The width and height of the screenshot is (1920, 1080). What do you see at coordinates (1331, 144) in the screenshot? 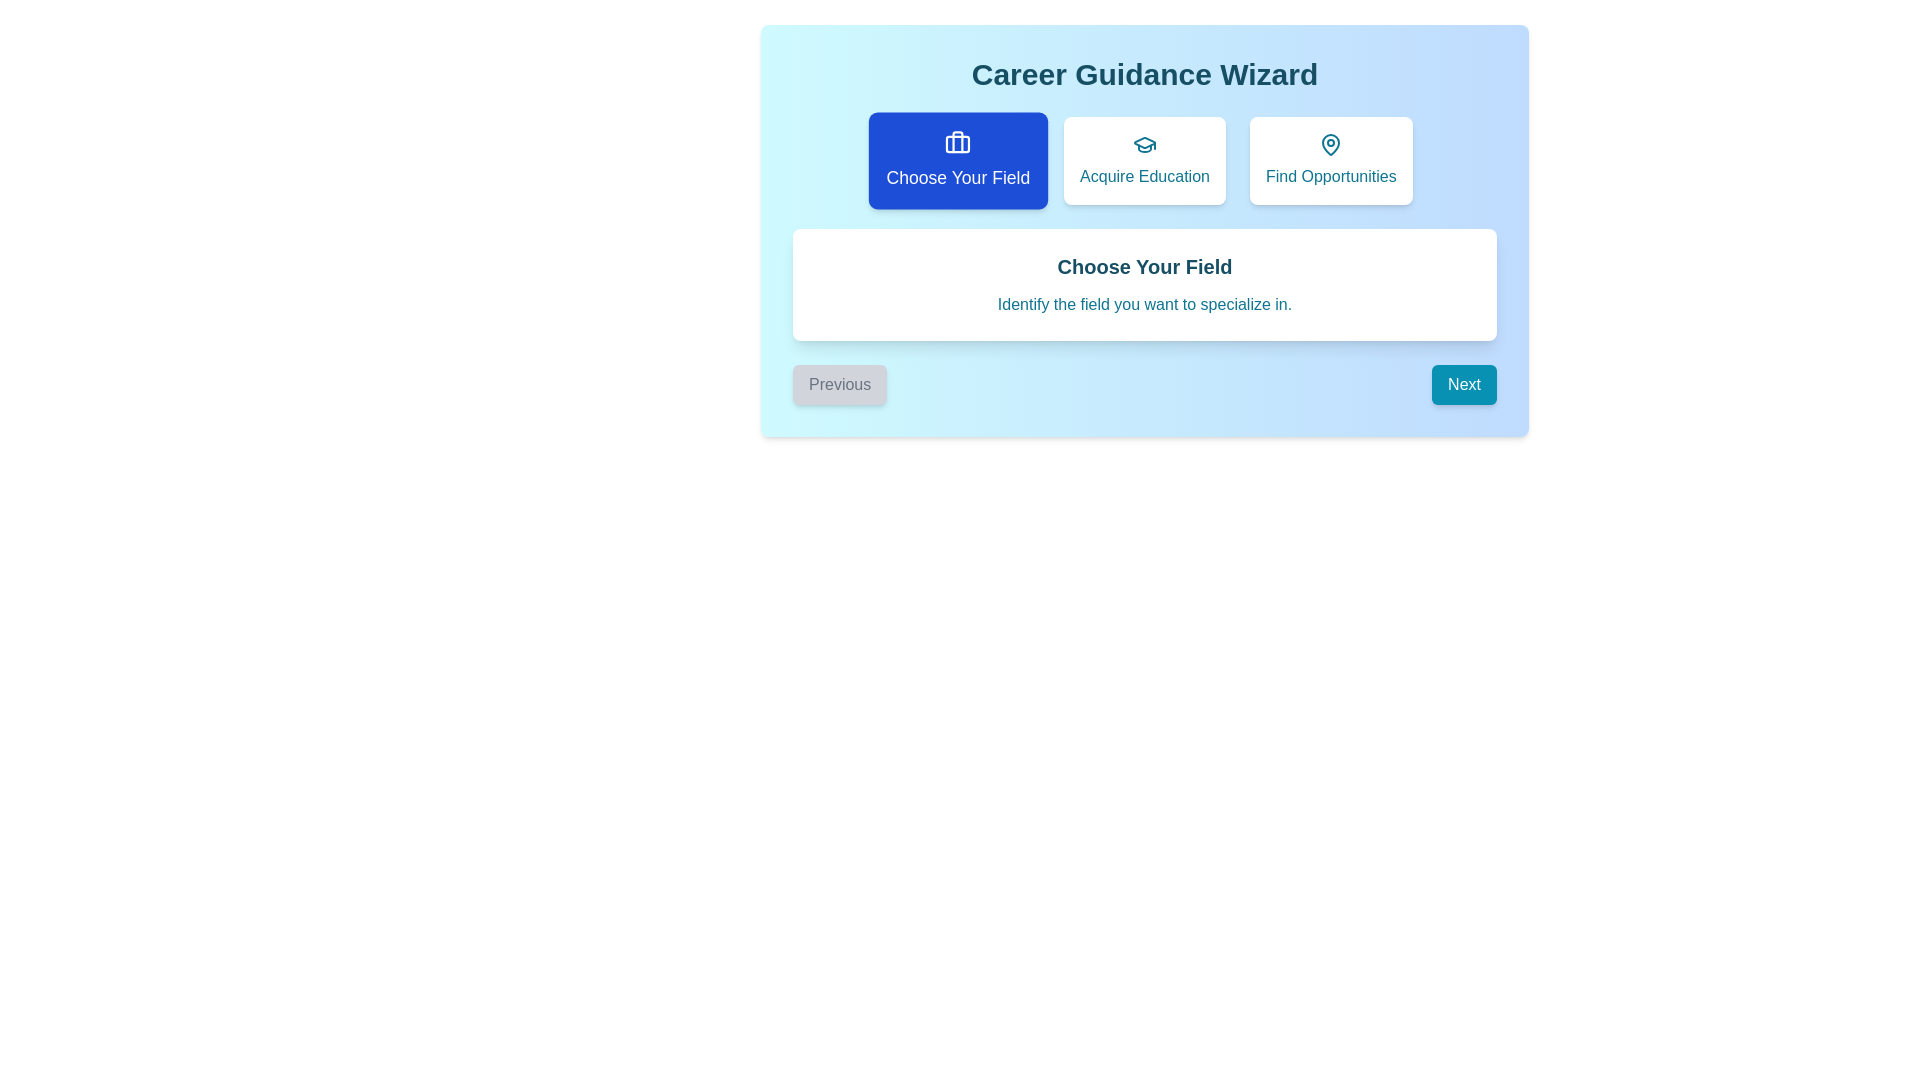
I see `the small pin icon styled as a map location marker located at the top center of the 'Find Opportunities' card, which is part of a three-item navigation group` at bounding box center [1331, 144].